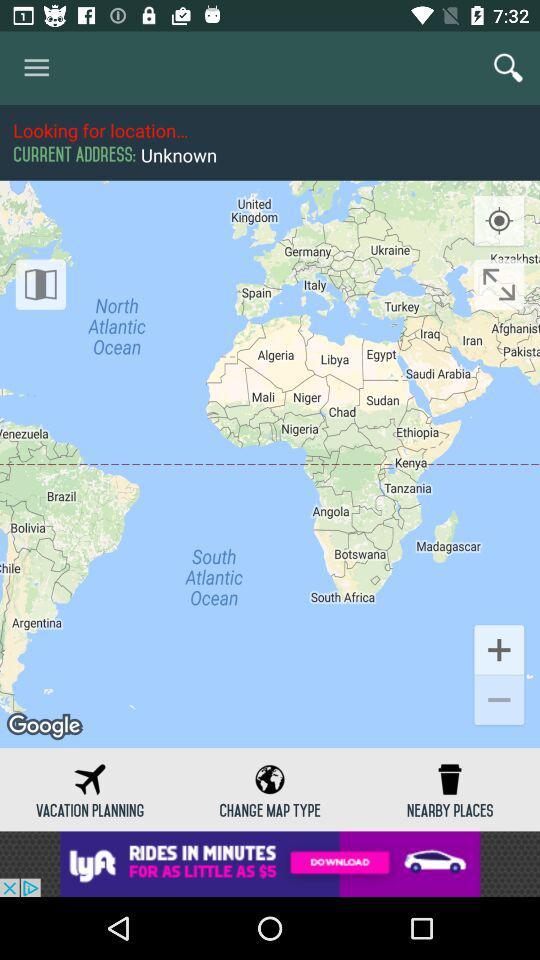 The height and width of the screenshot is (960, 540). What do you see at coordinates (498, 648) in the screenshot?
I see `the add icon` at bounding box center [498, 648].